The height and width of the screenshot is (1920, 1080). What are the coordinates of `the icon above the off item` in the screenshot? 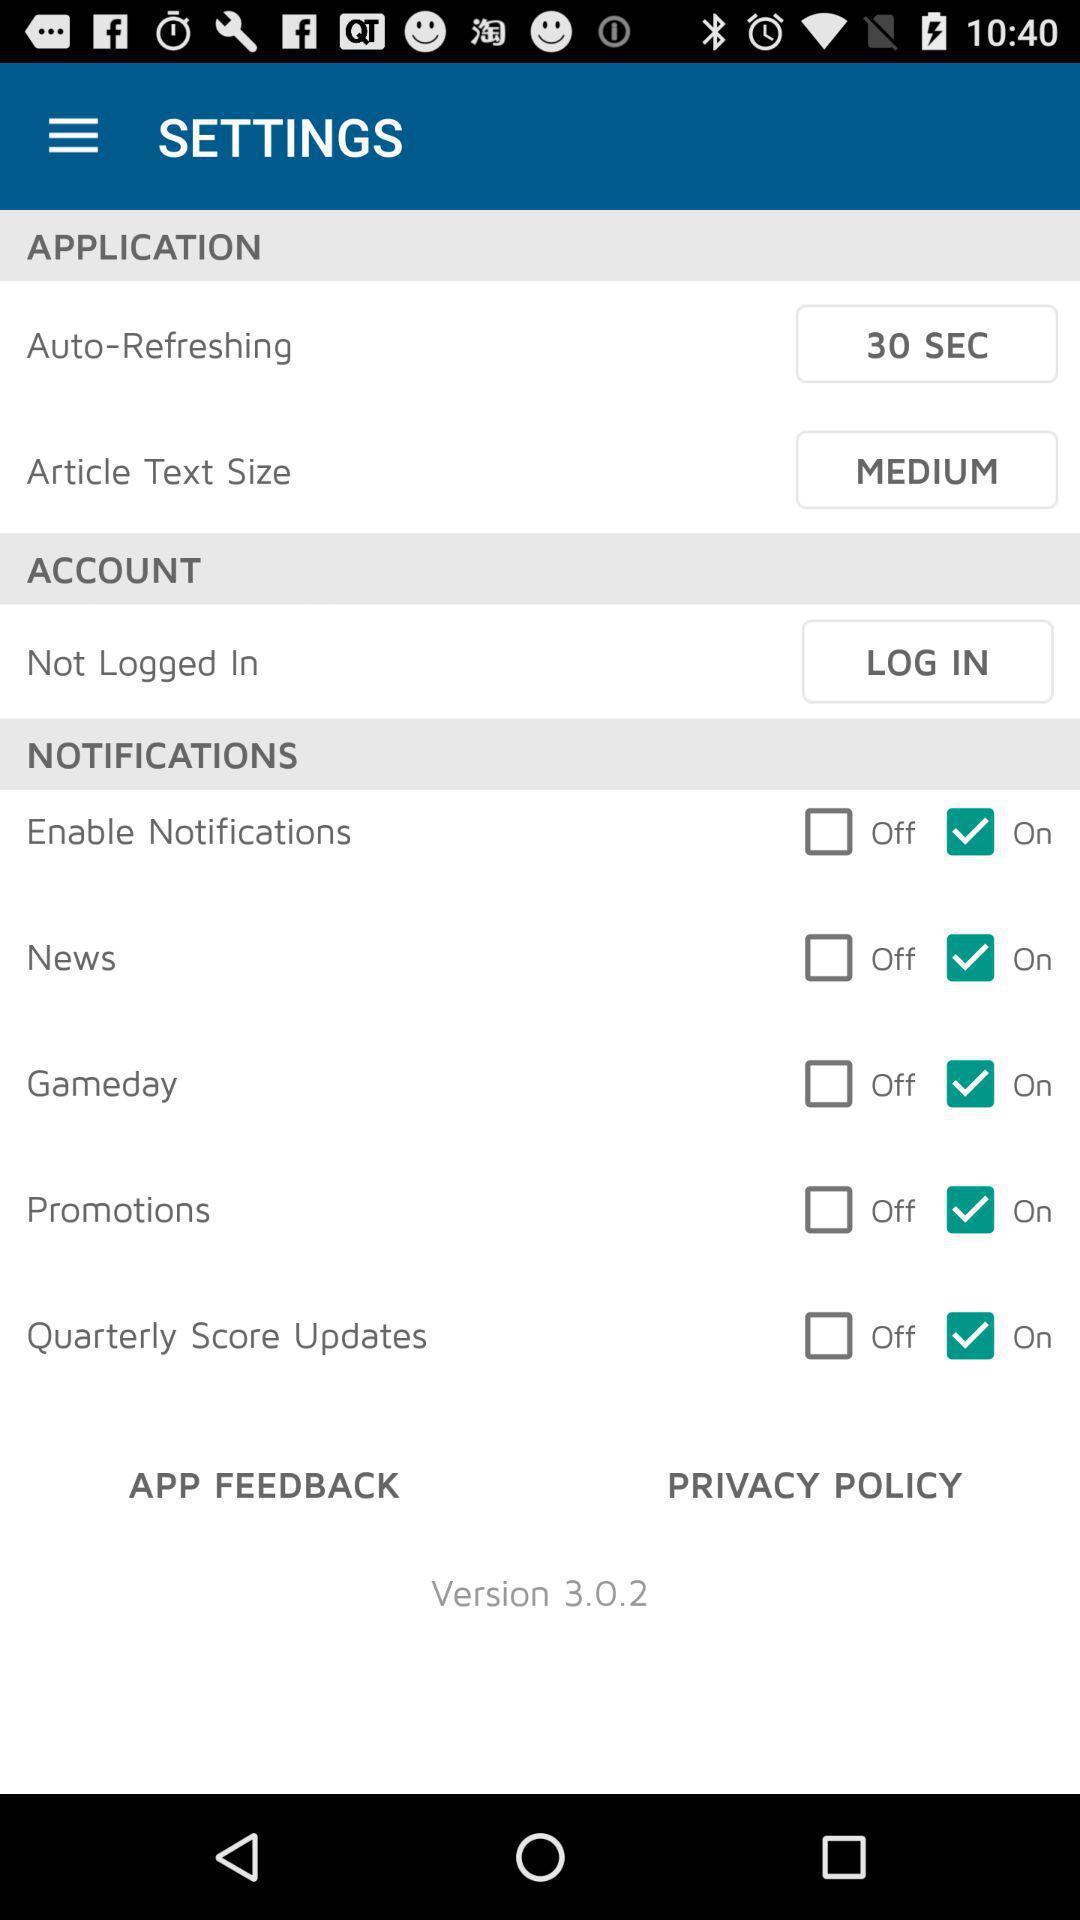 It's located at (927, 661).